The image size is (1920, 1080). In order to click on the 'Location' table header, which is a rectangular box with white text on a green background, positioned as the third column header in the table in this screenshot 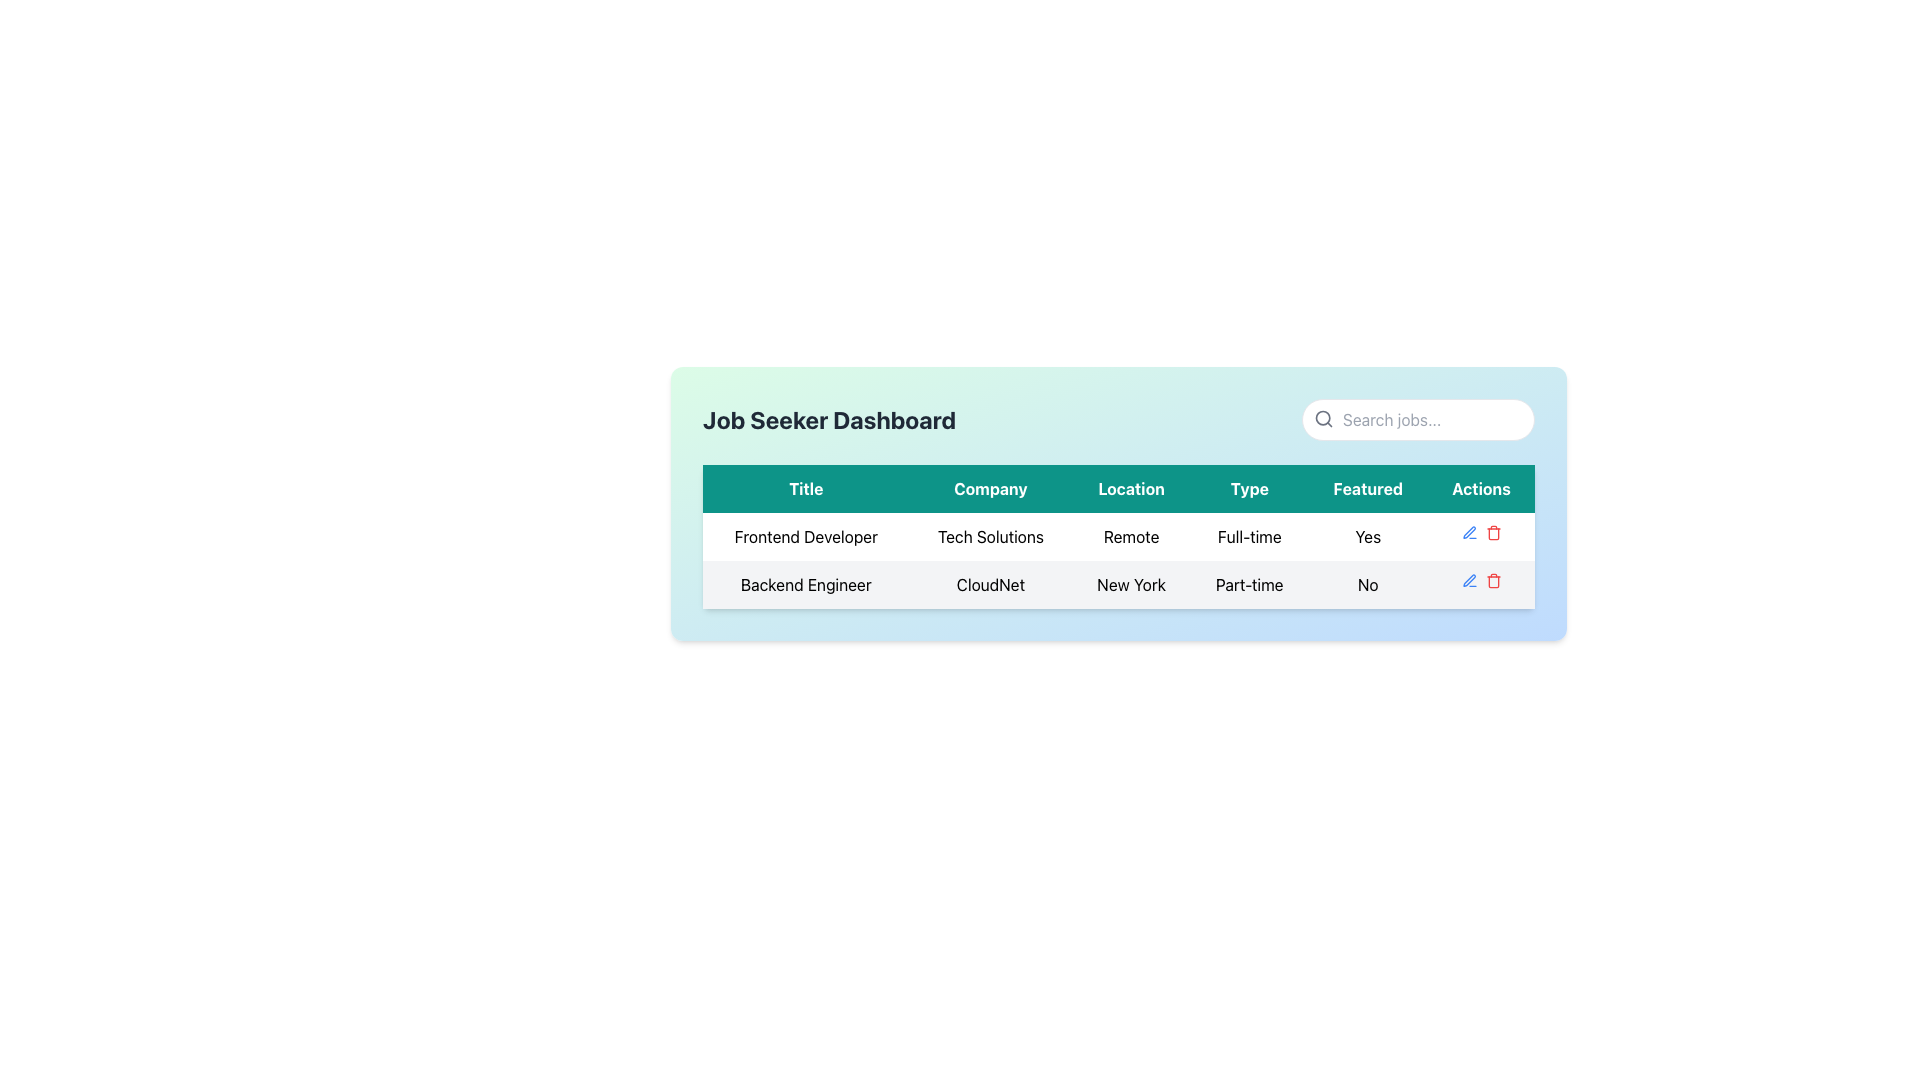, I will do `click(1131, 489)`.